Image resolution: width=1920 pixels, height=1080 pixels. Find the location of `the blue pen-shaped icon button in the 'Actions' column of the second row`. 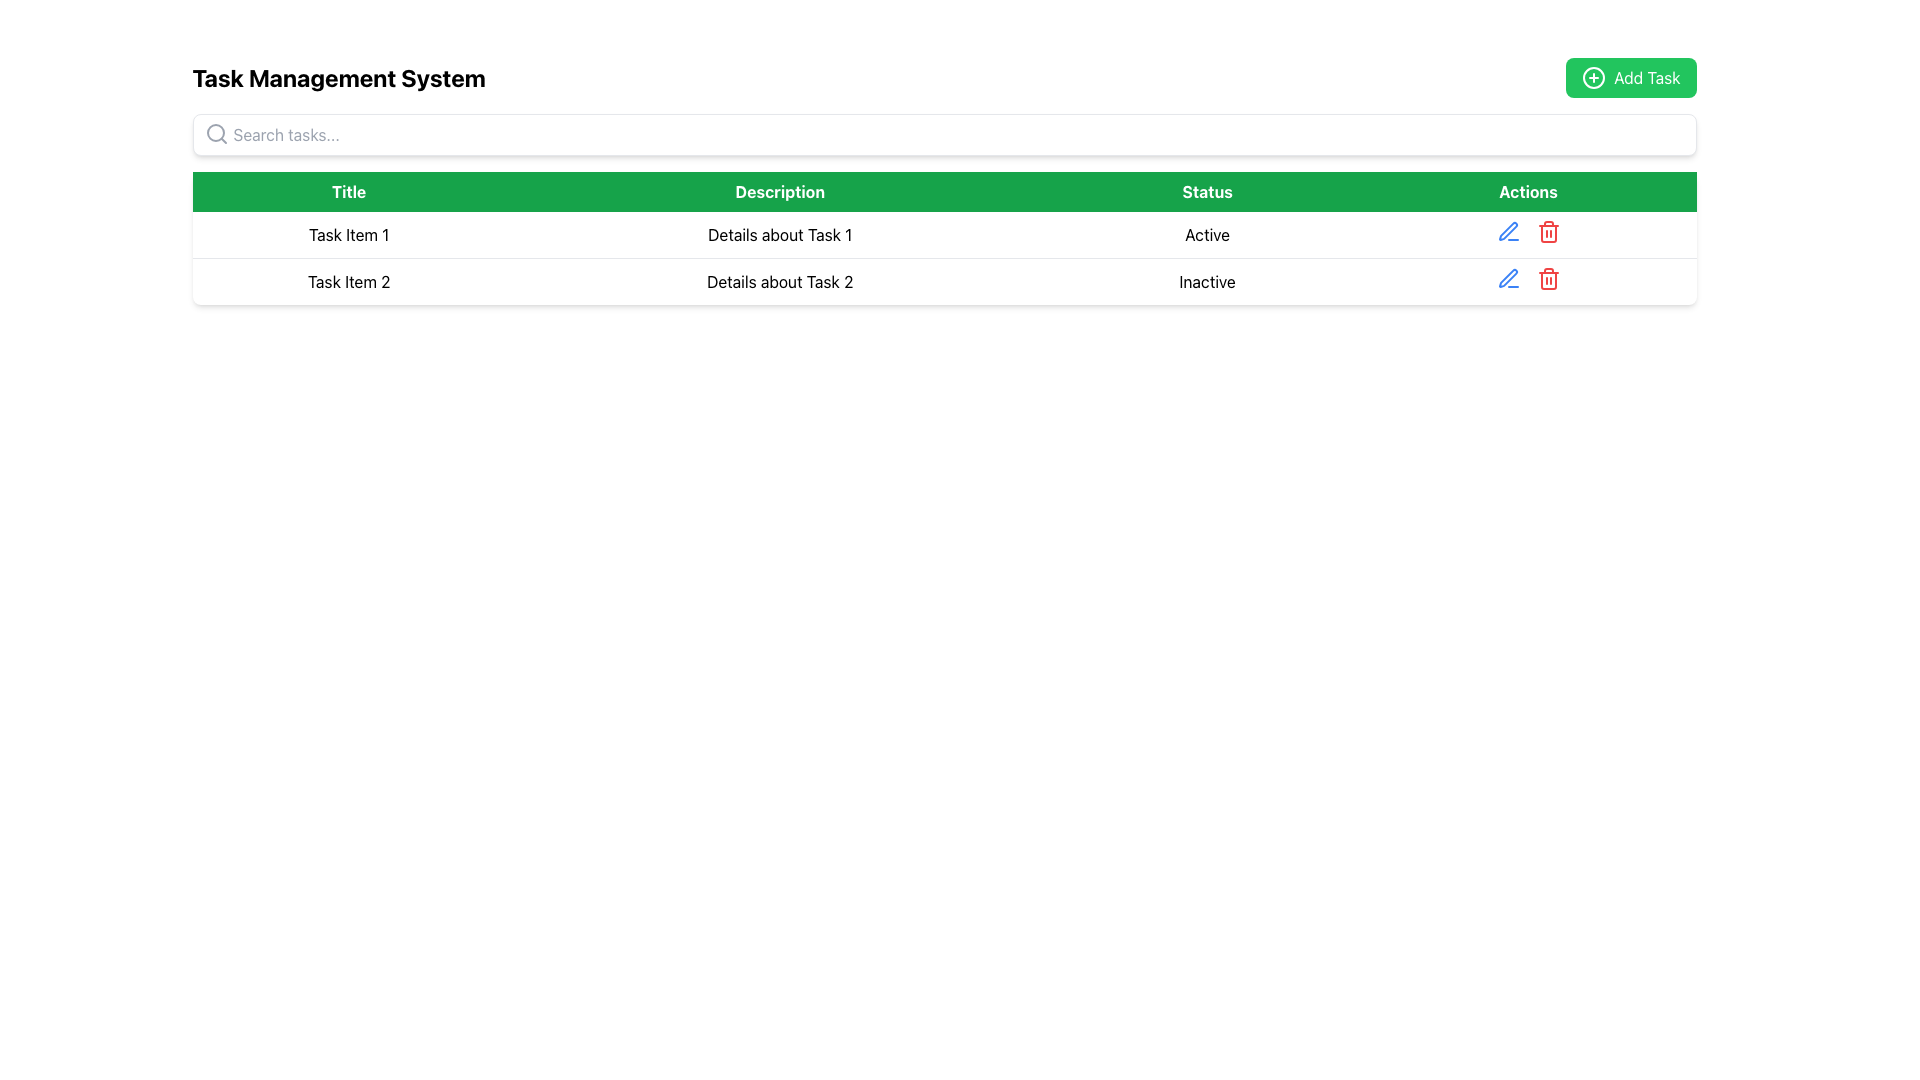

the blue pen-shaped icon button in the 'Actions' column of the second row is located at coordinates (1508, 278).